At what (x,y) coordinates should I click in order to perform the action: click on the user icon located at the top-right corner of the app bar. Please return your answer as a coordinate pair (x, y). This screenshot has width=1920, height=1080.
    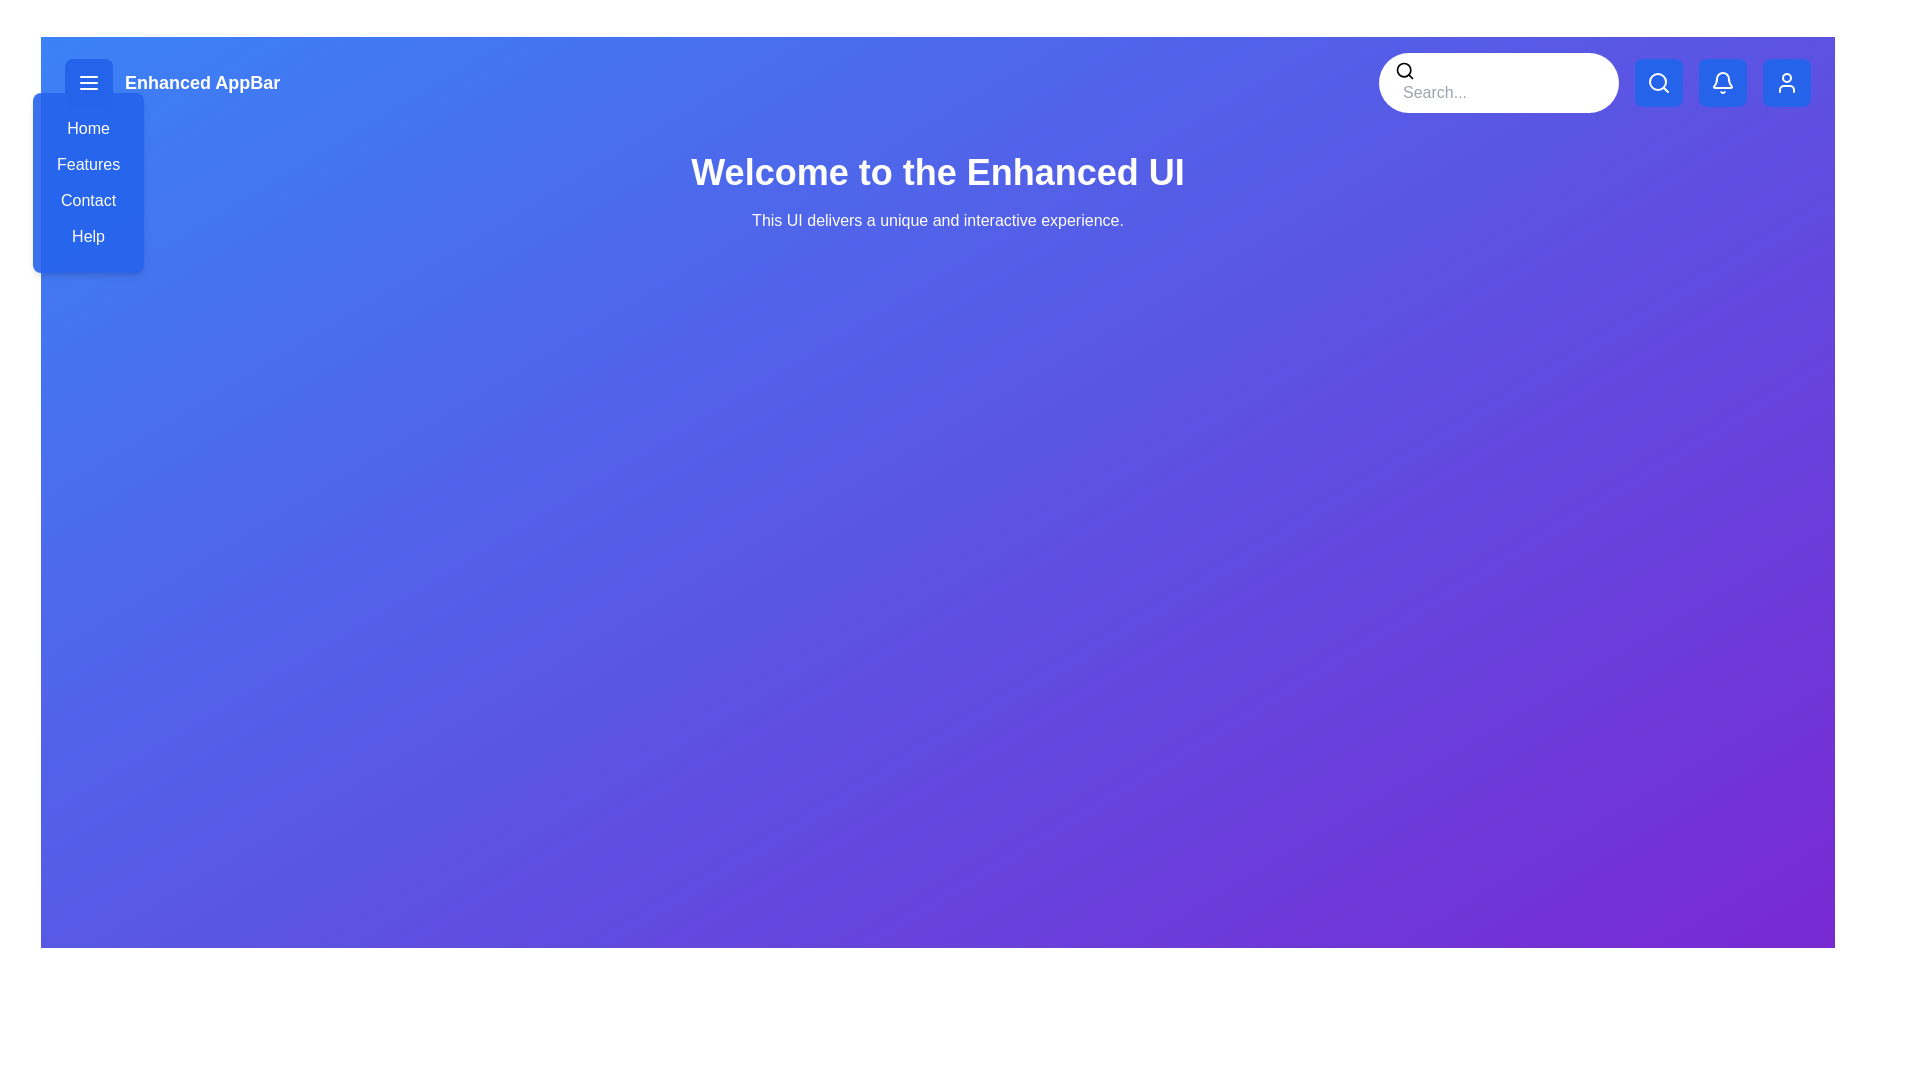
    Looking at the image, I should click on (1786, 82).